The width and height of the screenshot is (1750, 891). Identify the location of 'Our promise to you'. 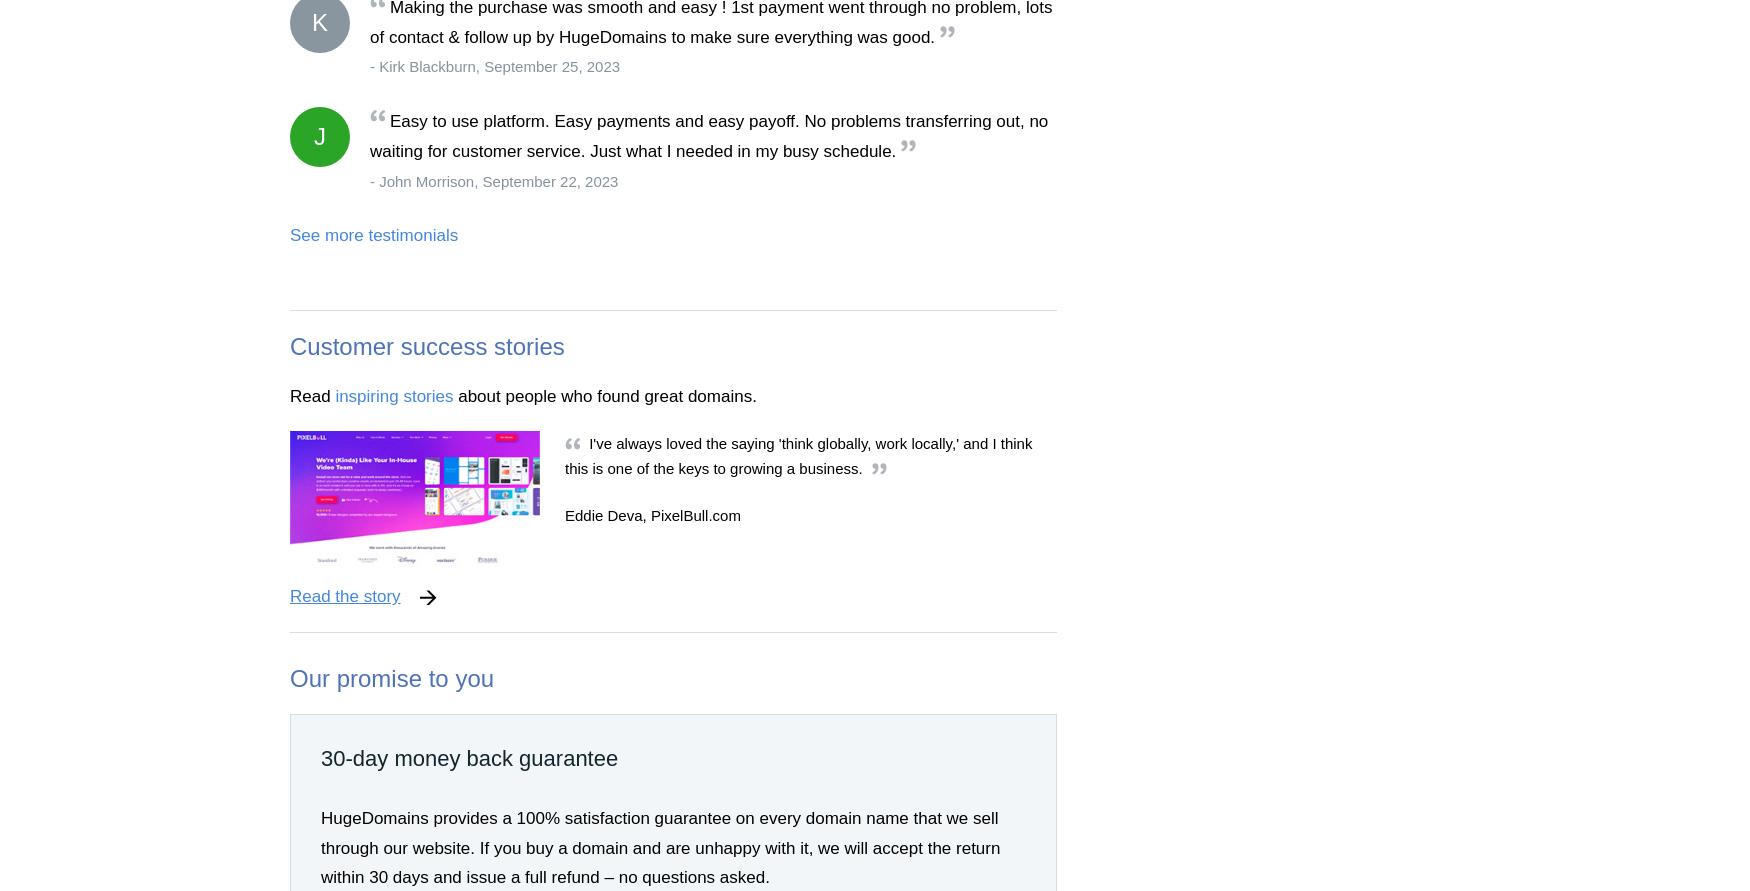
(391, 677).